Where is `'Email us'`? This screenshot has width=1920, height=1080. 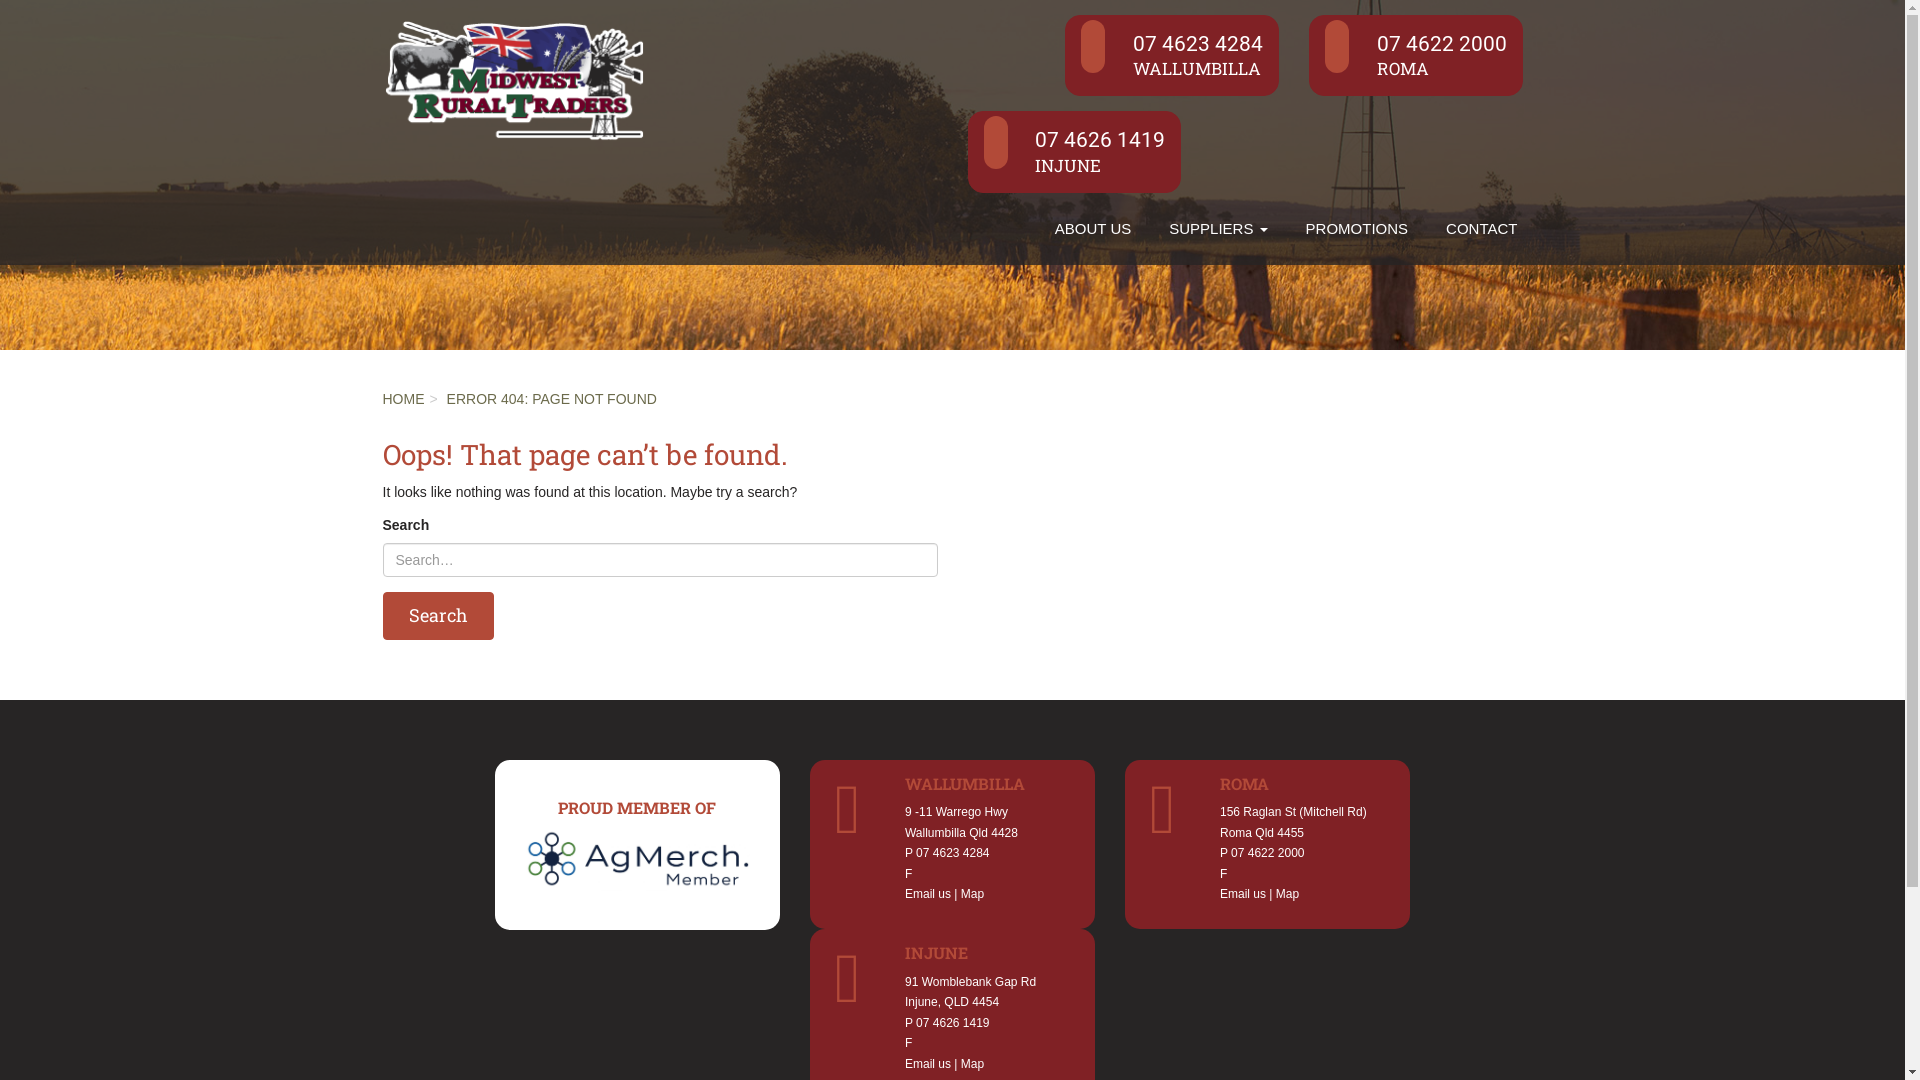 'Email us' is located at coordinates (926, 1063).